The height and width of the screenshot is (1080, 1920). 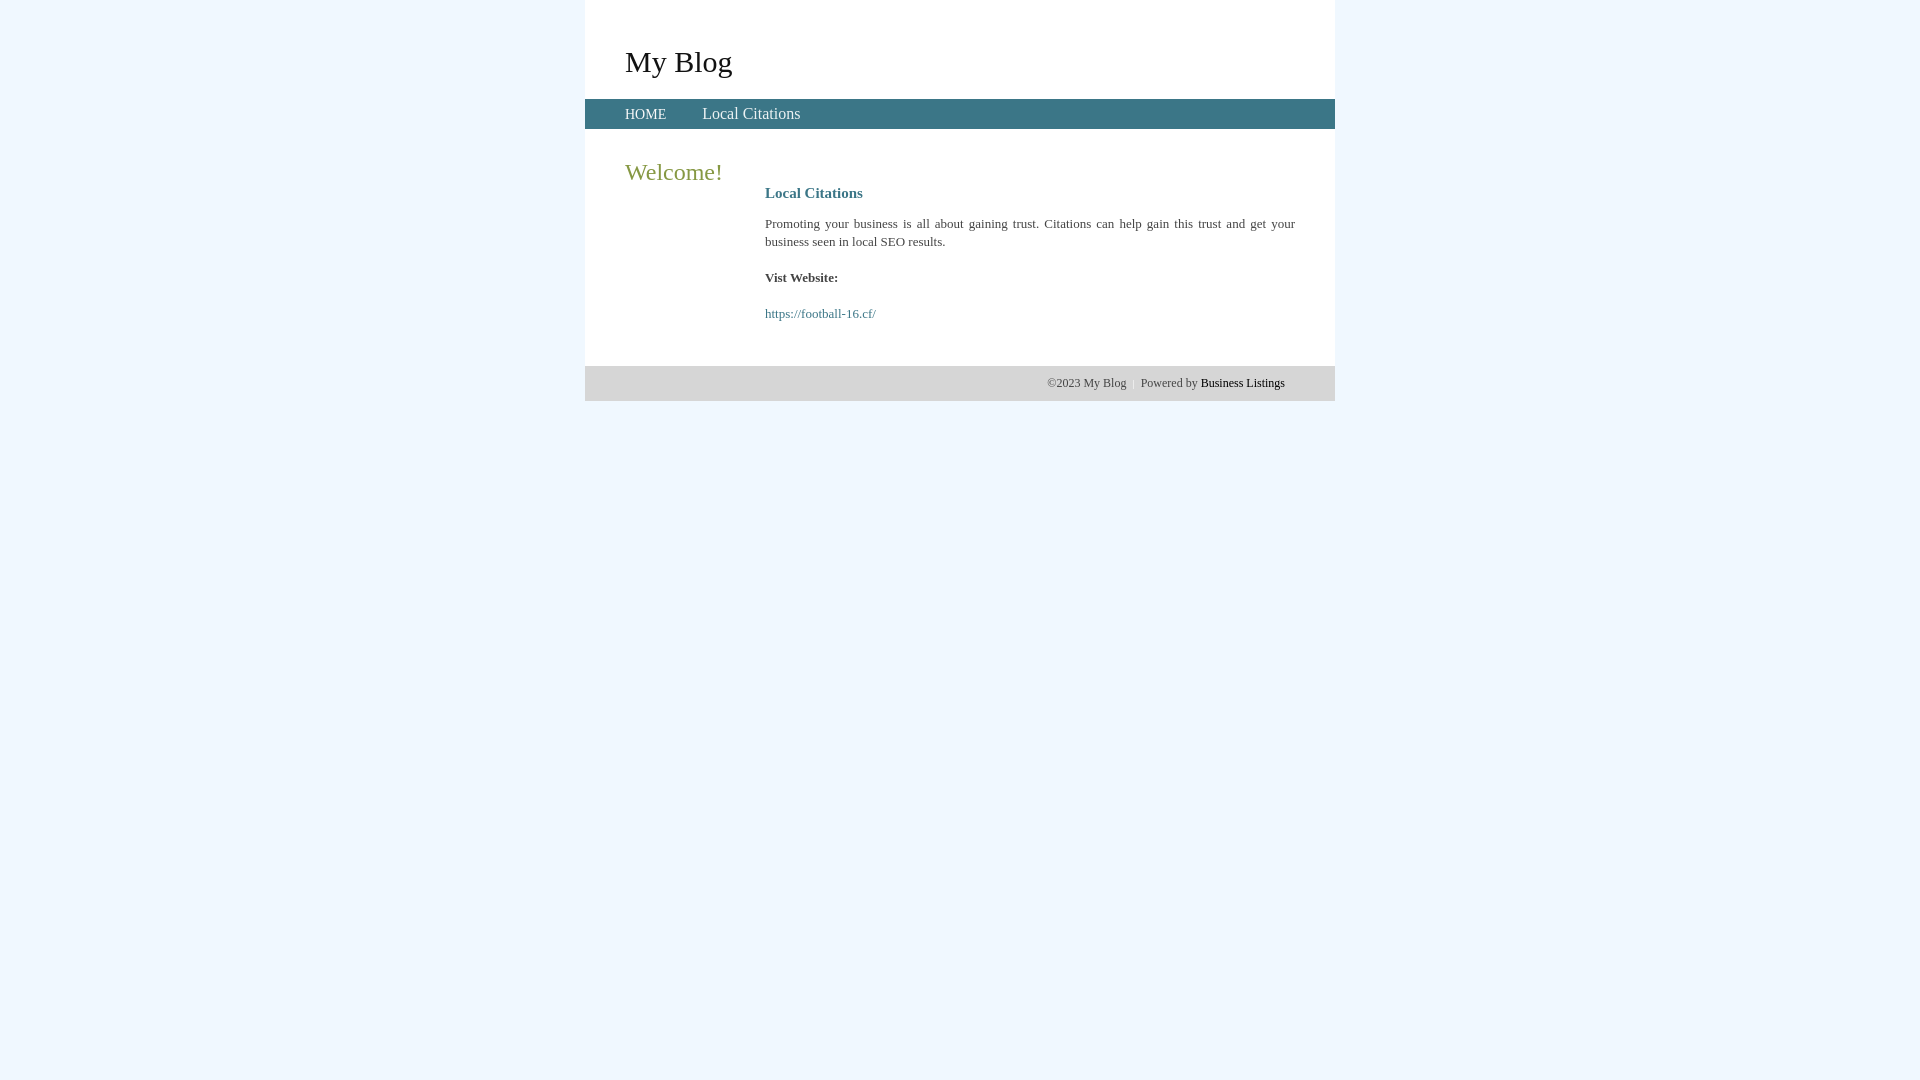 What do you see at coordinates (1242, 382) in the screenshot?
I see `'Business Listings'` at bounding box center [1242, 382].